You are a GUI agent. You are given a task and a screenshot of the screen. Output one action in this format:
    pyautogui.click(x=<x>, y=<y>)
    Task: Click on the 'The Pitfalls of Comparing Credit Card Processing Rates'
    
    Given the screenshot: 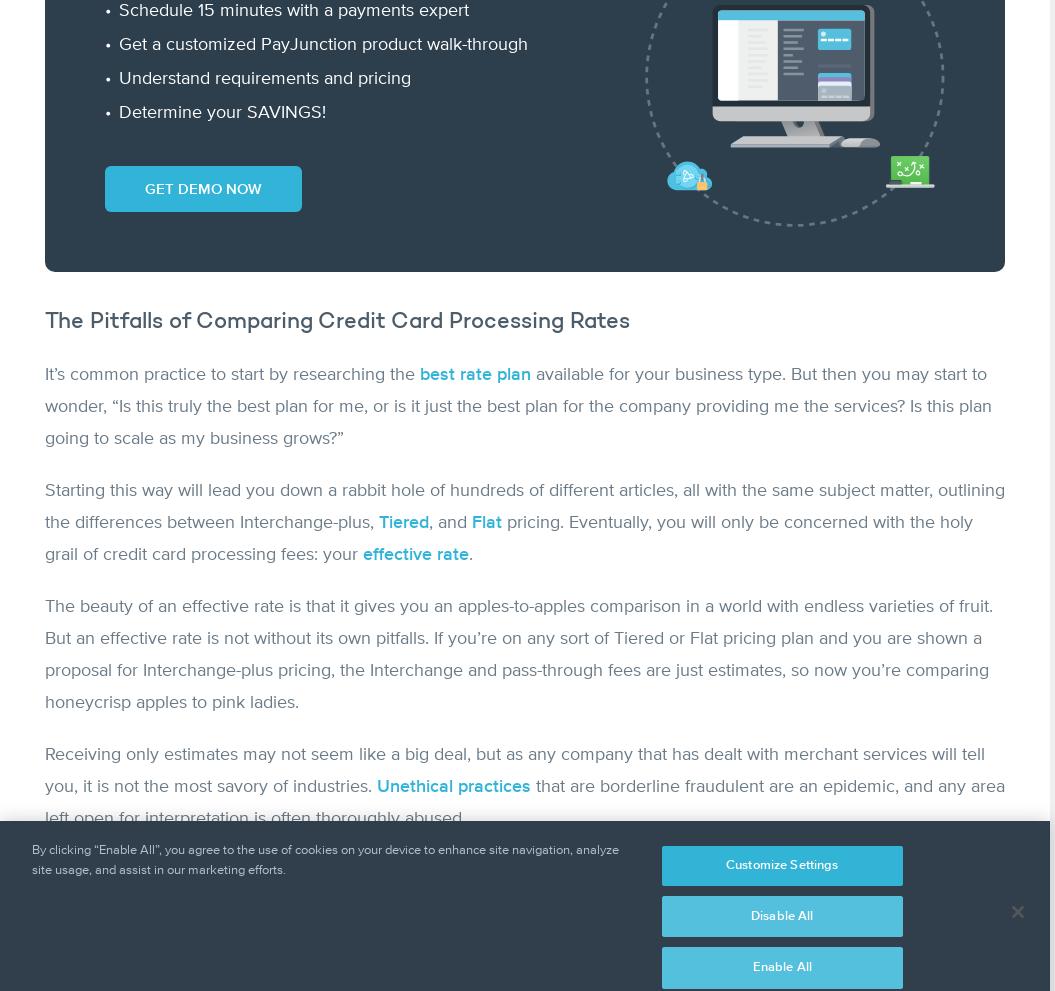 What is the action you would take?
    pyautogui.click(x=336, y=321)
    